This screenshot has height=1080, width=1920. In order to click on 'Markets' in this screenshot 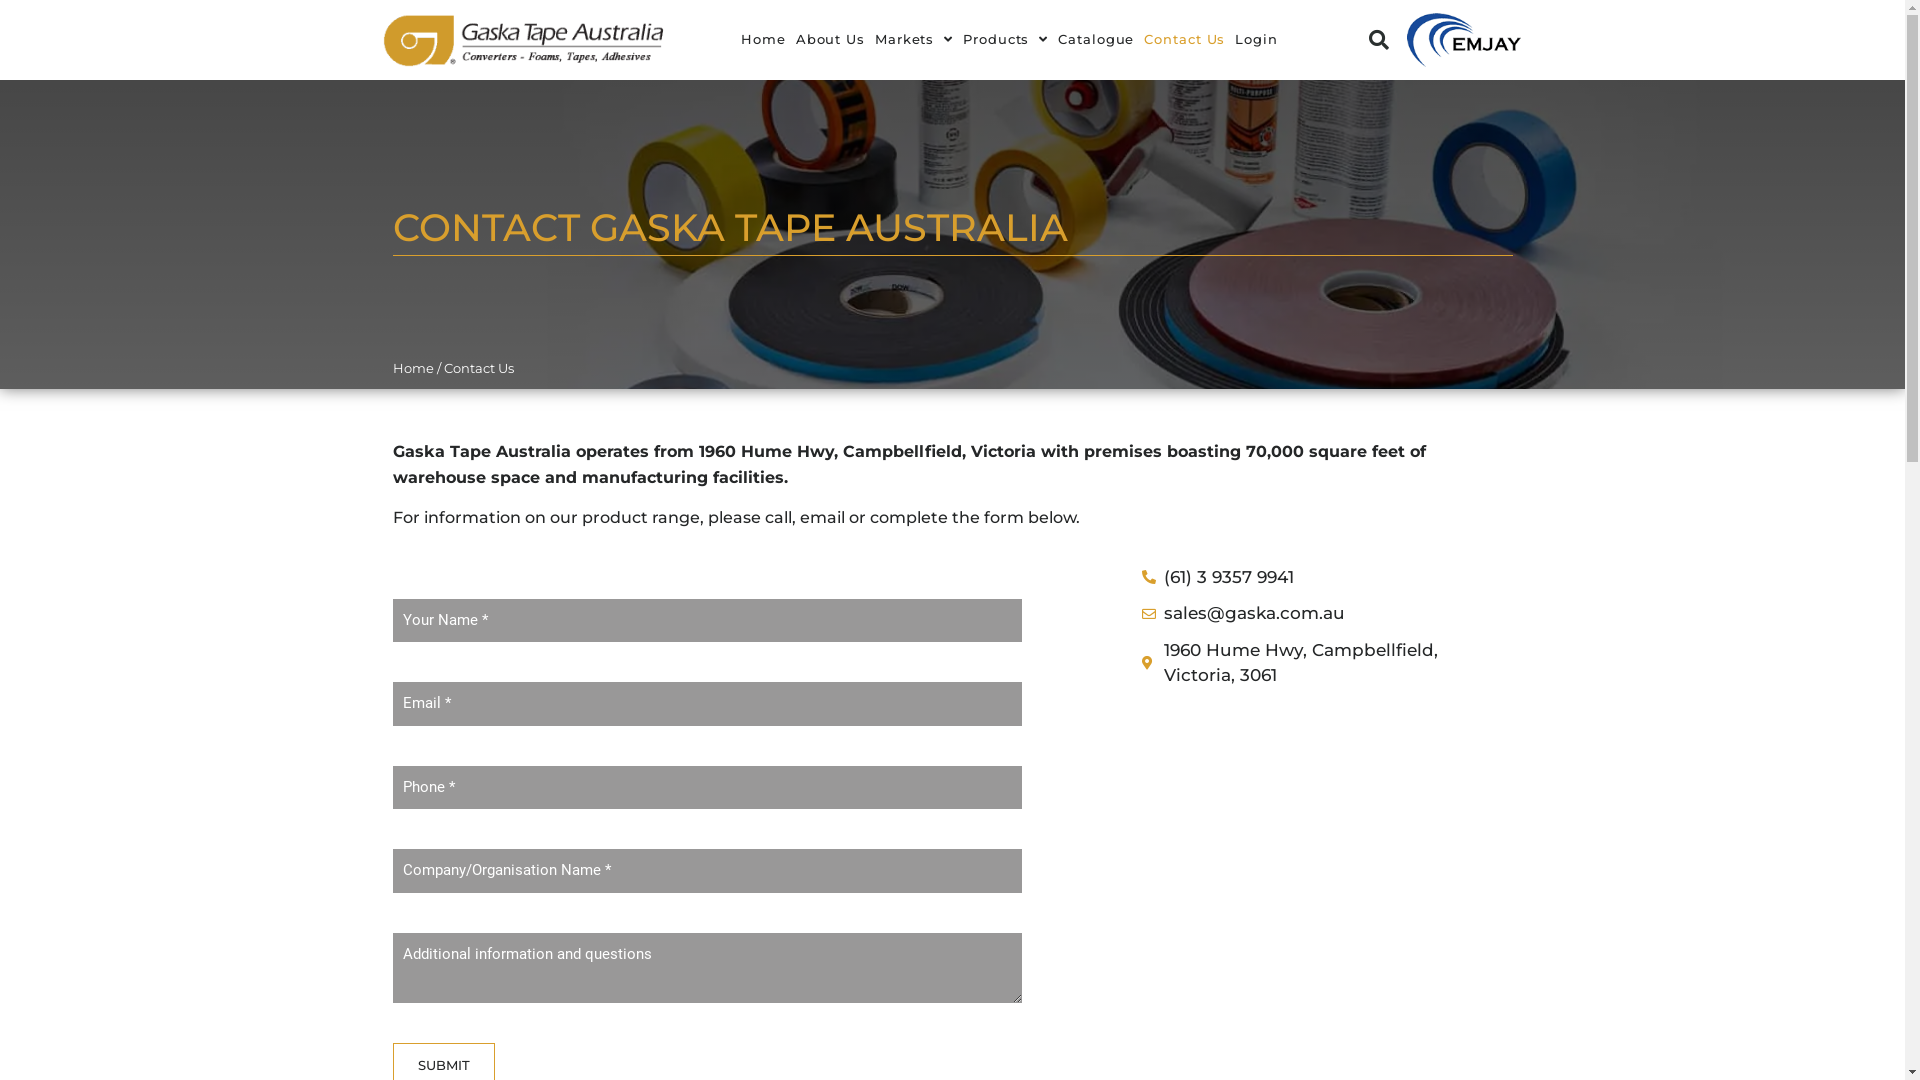, I will do `click(912, 39)`.